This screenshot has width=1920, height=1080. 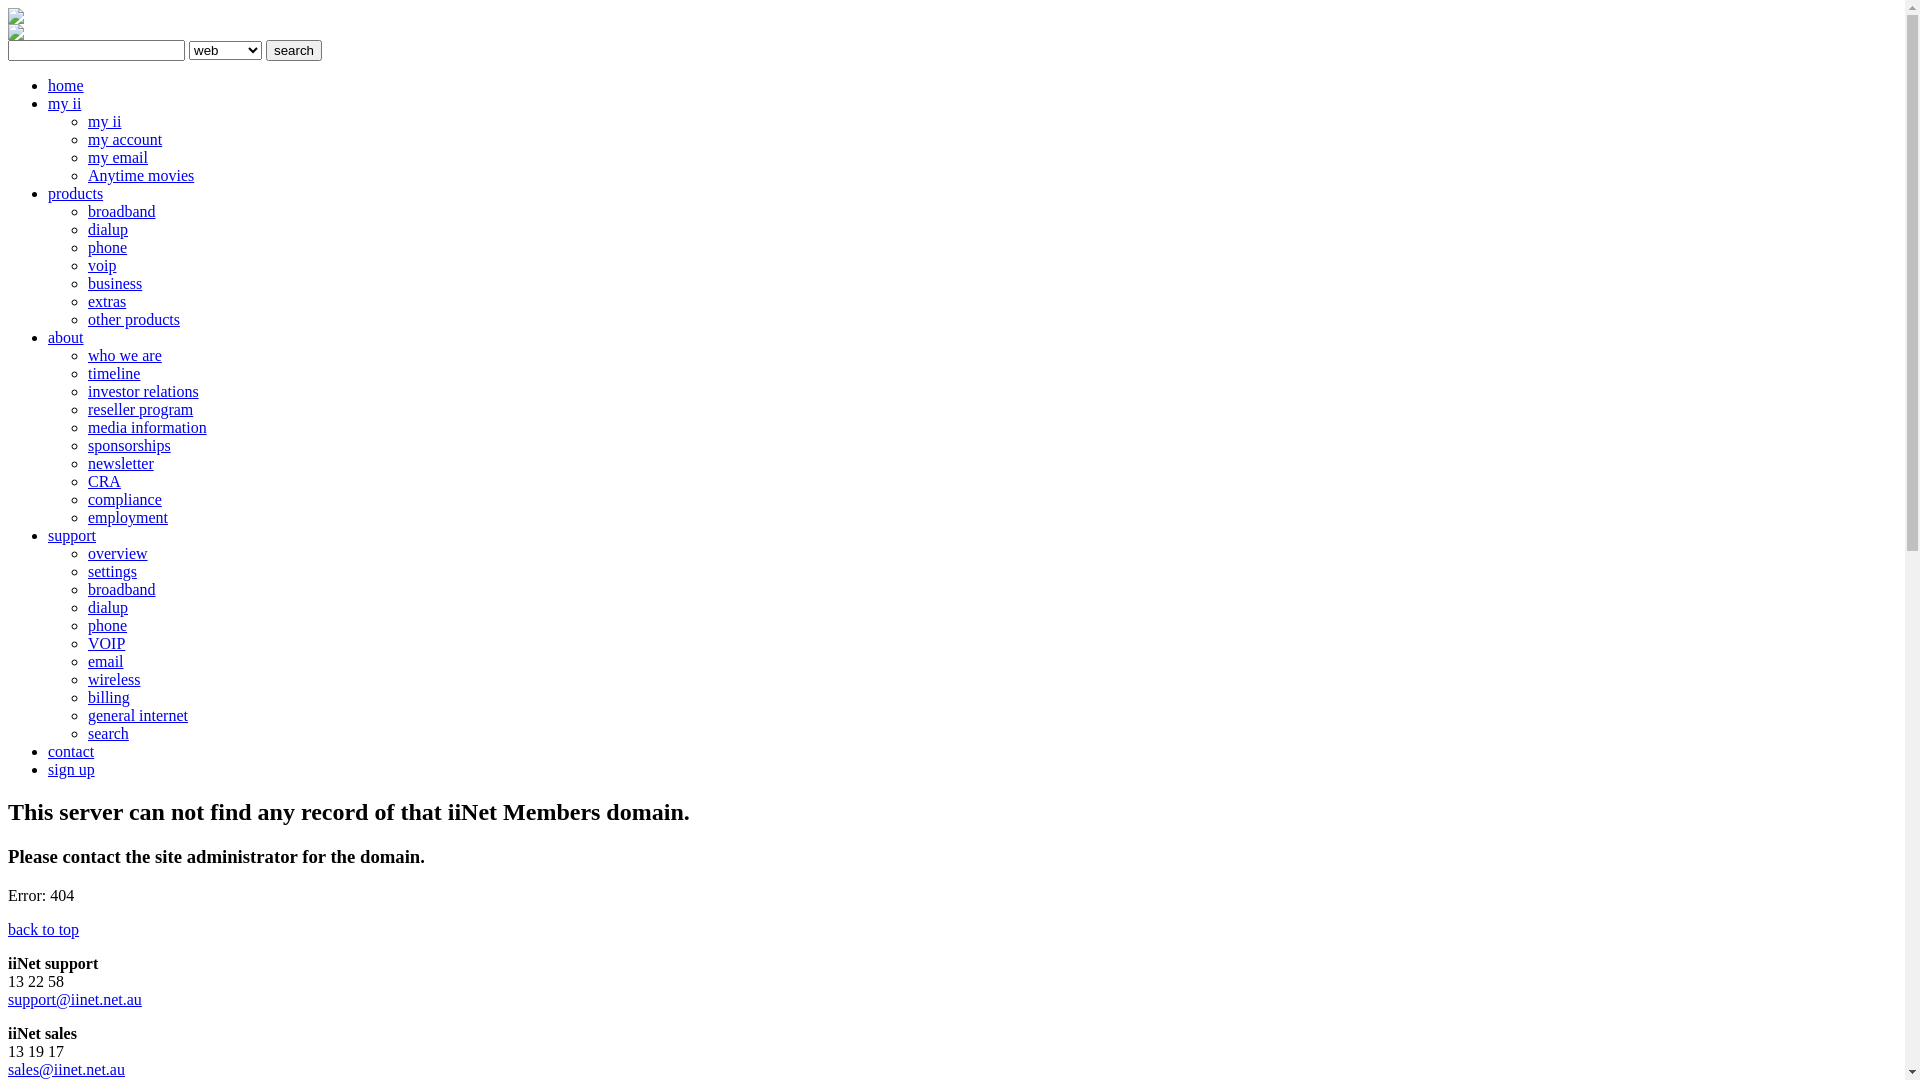 What do you see at coordinates (106, 624) in the screenshot?
I see `'phone'` at bounding box center [106, 624].